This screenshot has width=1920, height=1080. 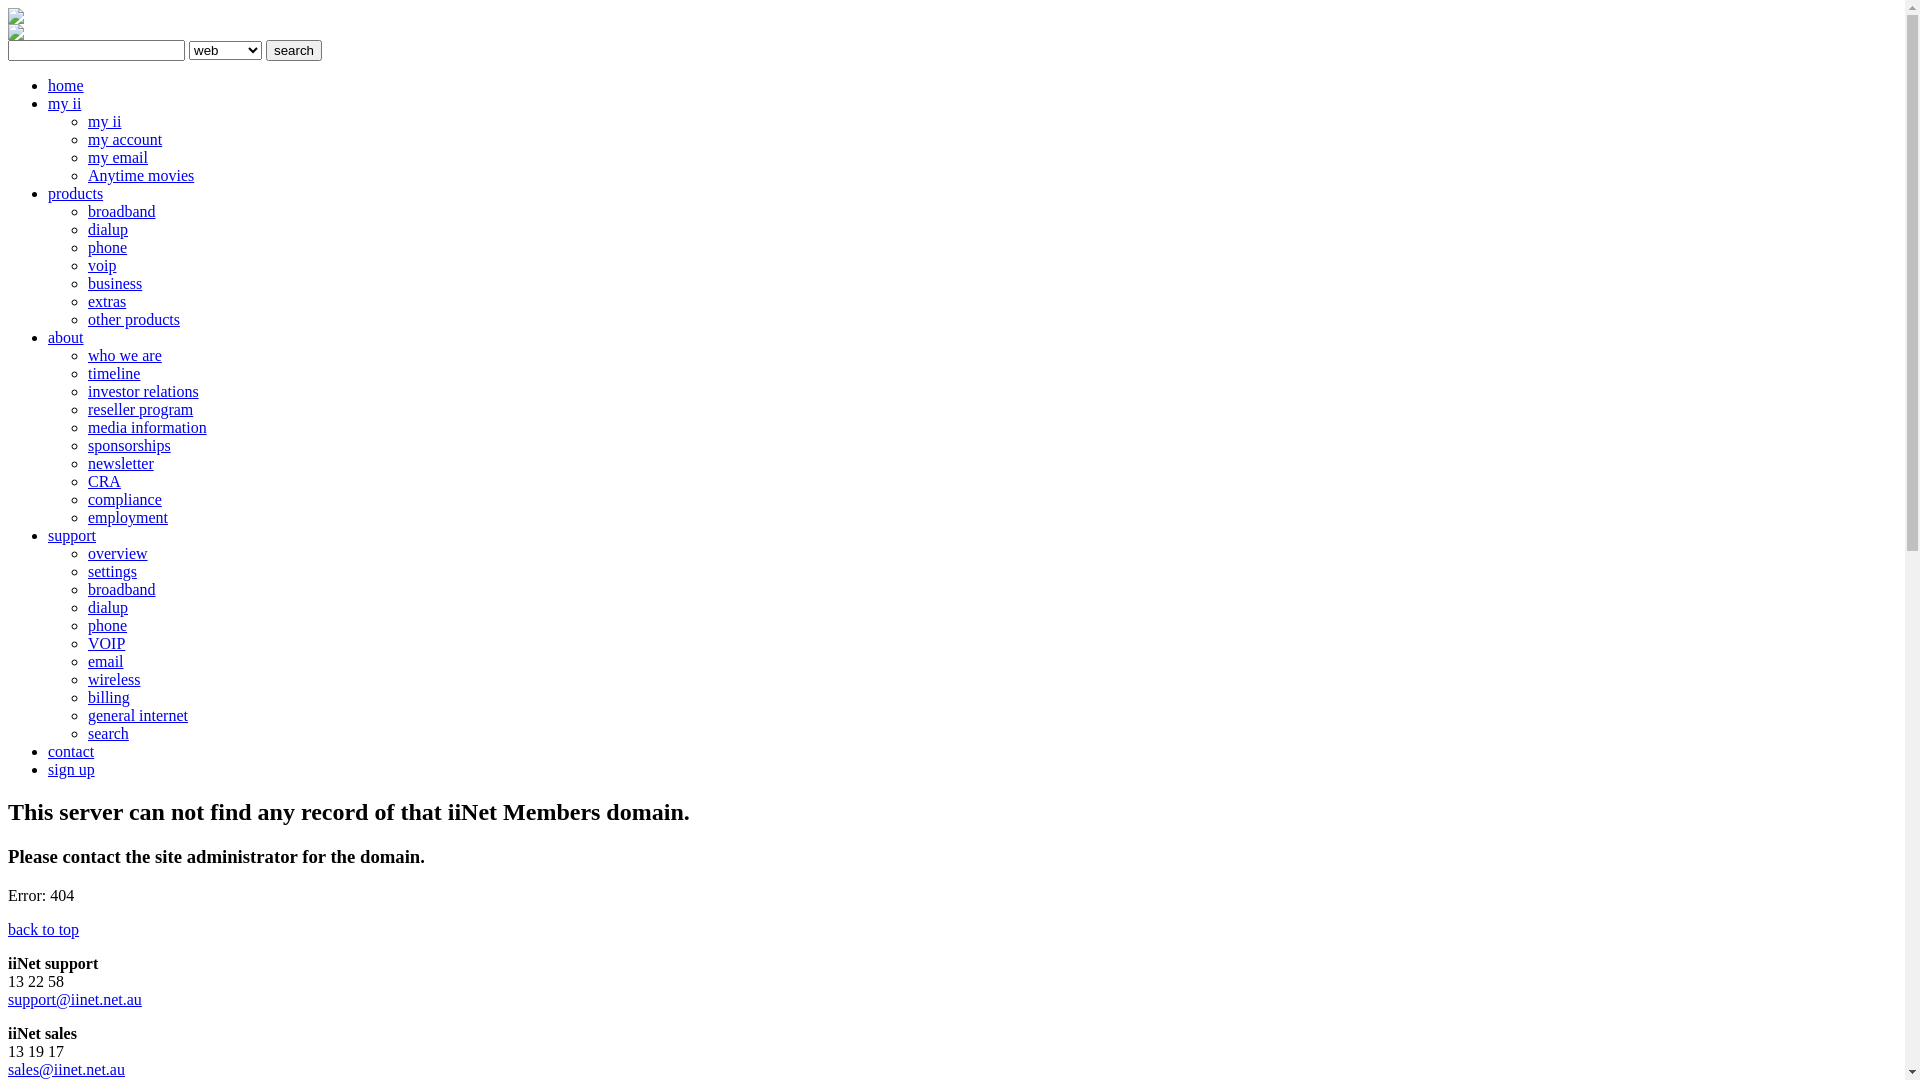 What do you see at coordinates (106, 624) in the screenshot?
I see `'phone'` at bounding box center [106, 624].